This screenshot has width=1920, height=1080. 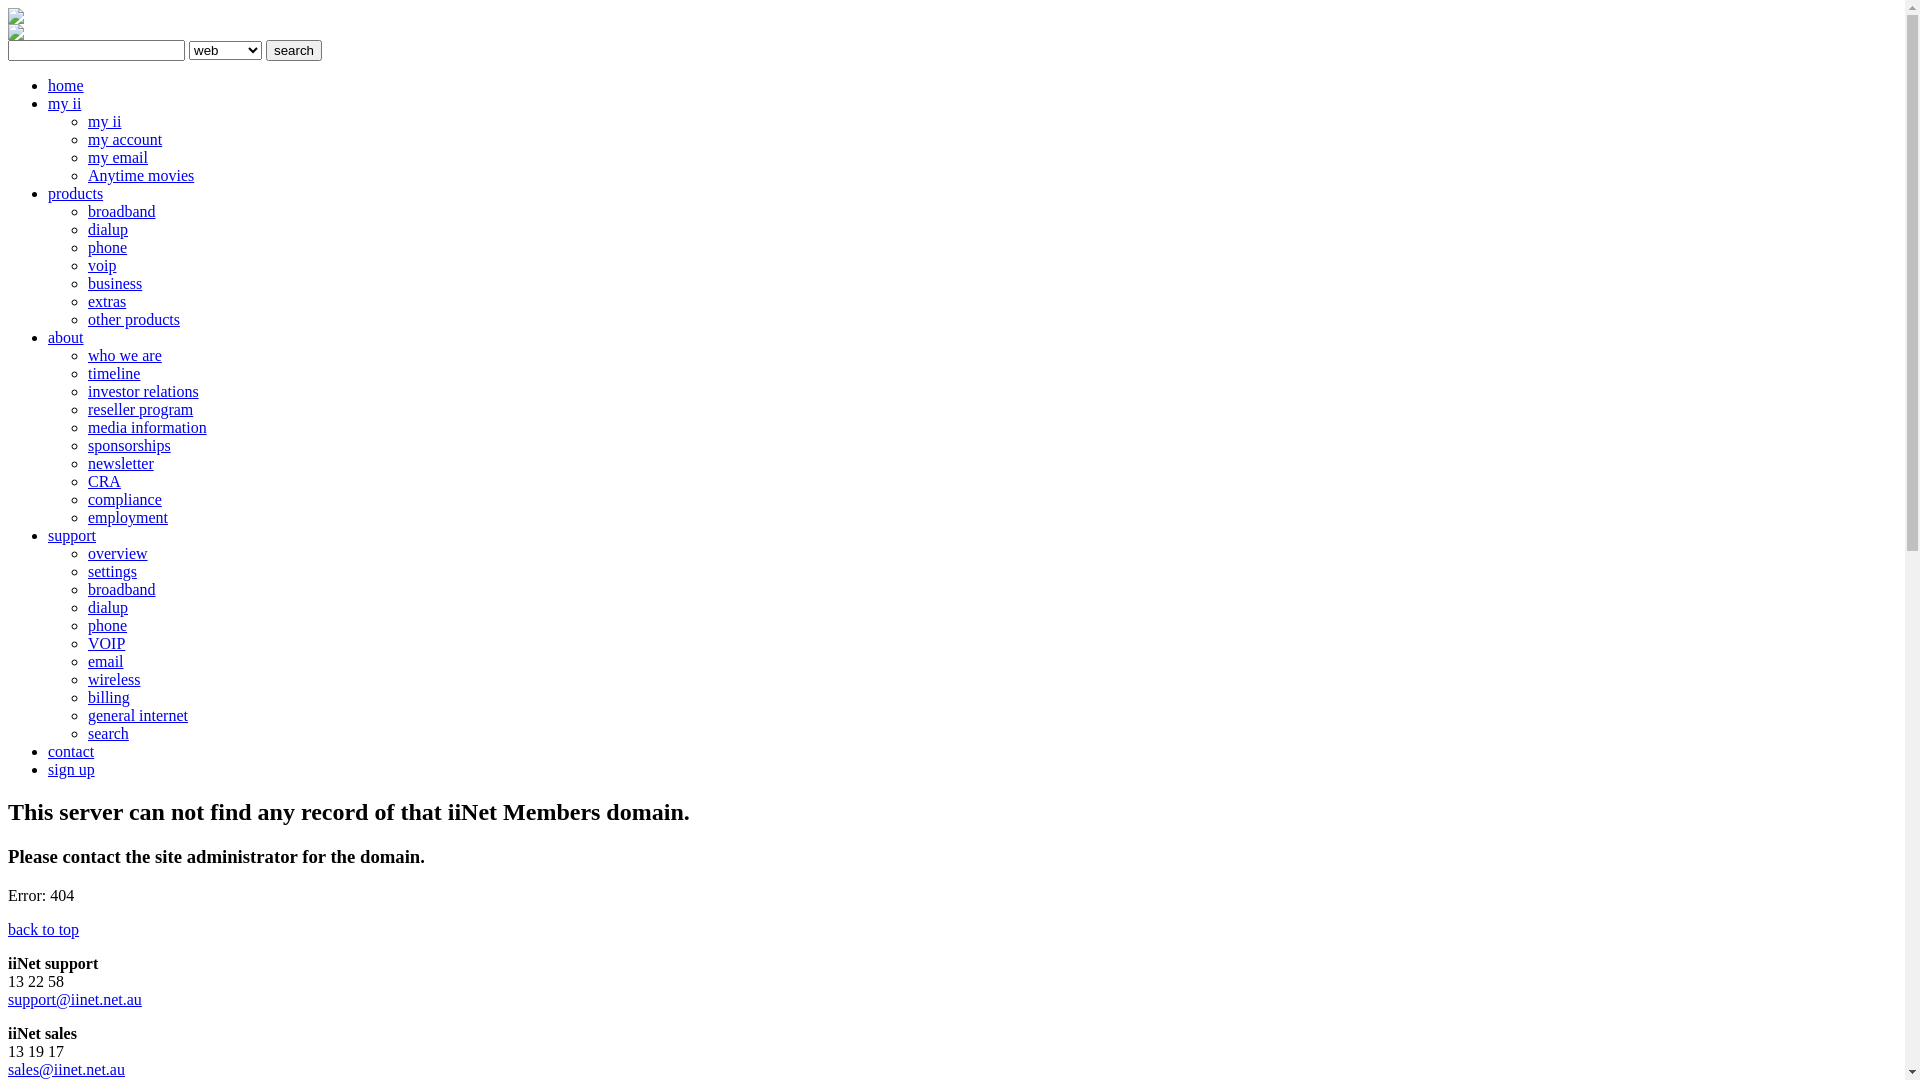 What do you see at coordinates (106, 624) in the screenshot?
I see `'phone'` at bounding box center [106, 624].